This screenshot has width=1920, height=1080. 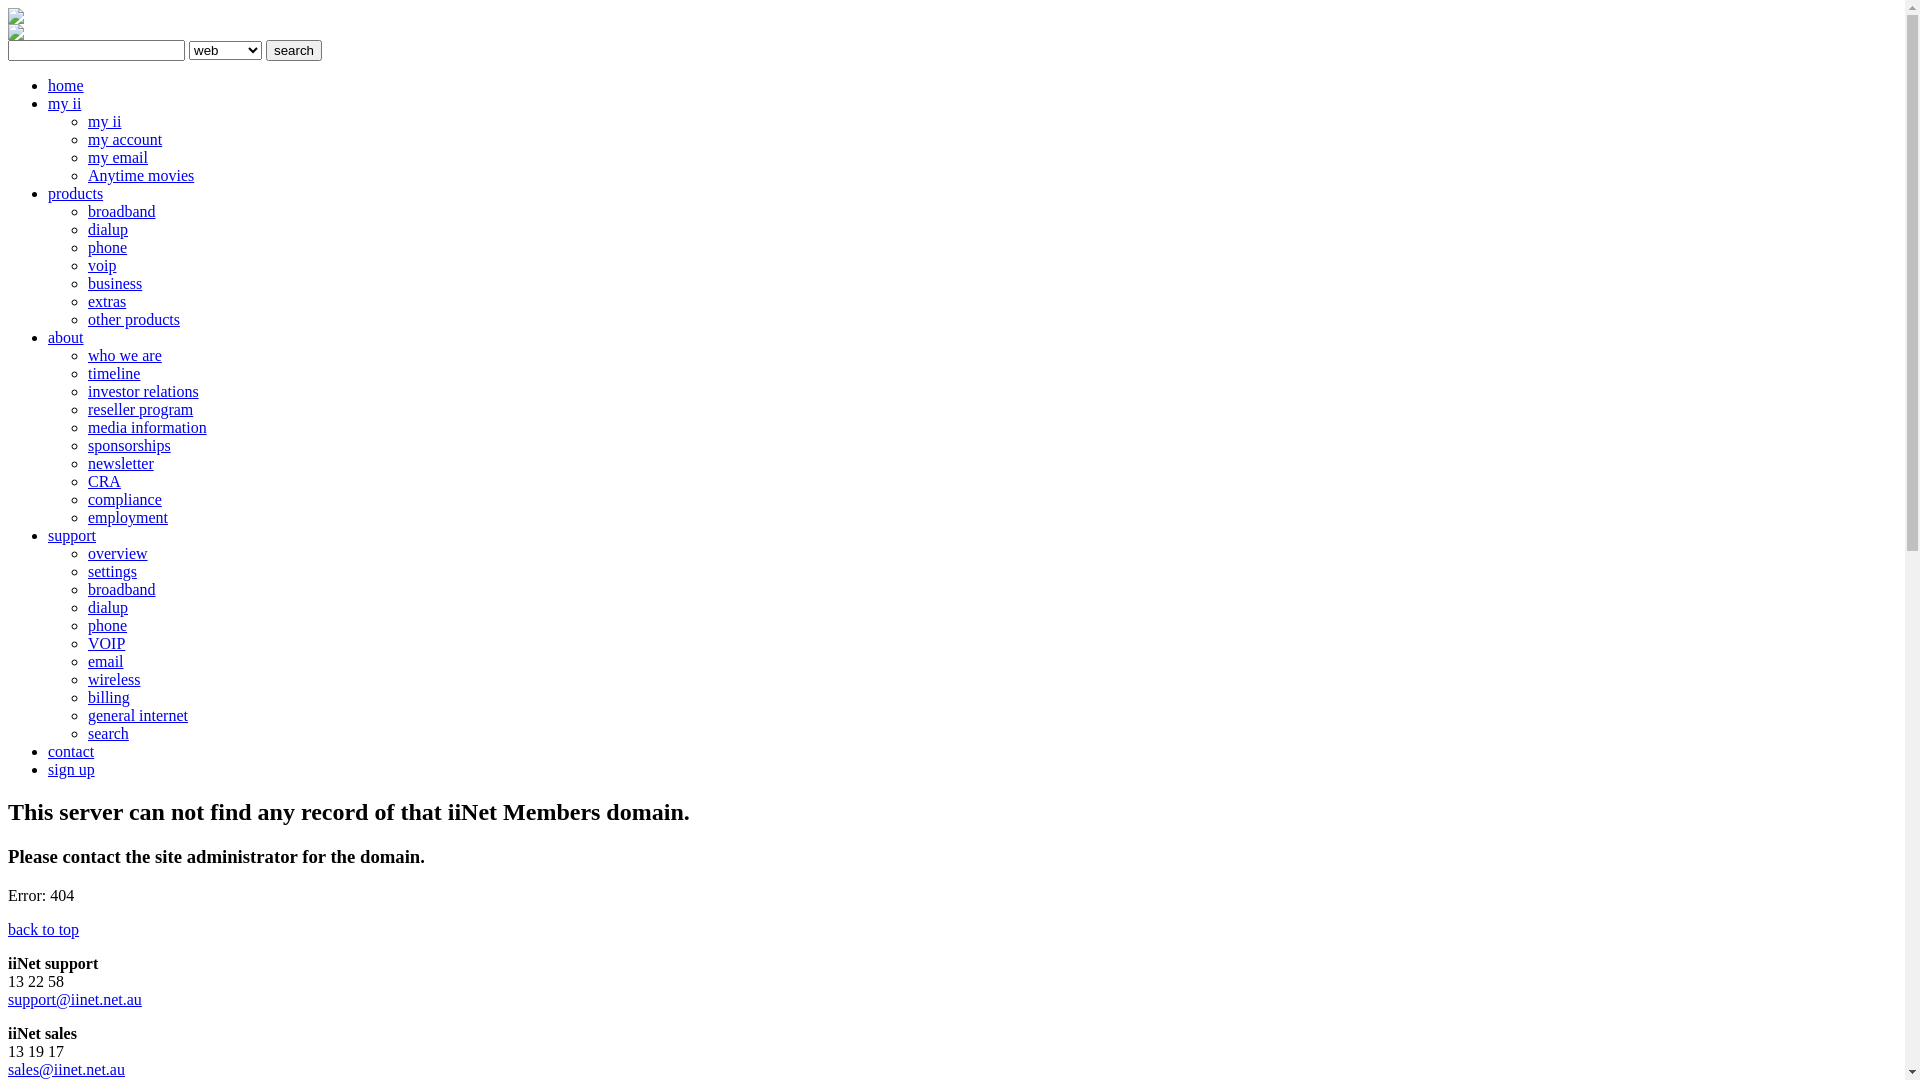 What do you see at coordinates (106, 624) in the screenshot?
I see `'phone'` at bounding box center [106, 624].